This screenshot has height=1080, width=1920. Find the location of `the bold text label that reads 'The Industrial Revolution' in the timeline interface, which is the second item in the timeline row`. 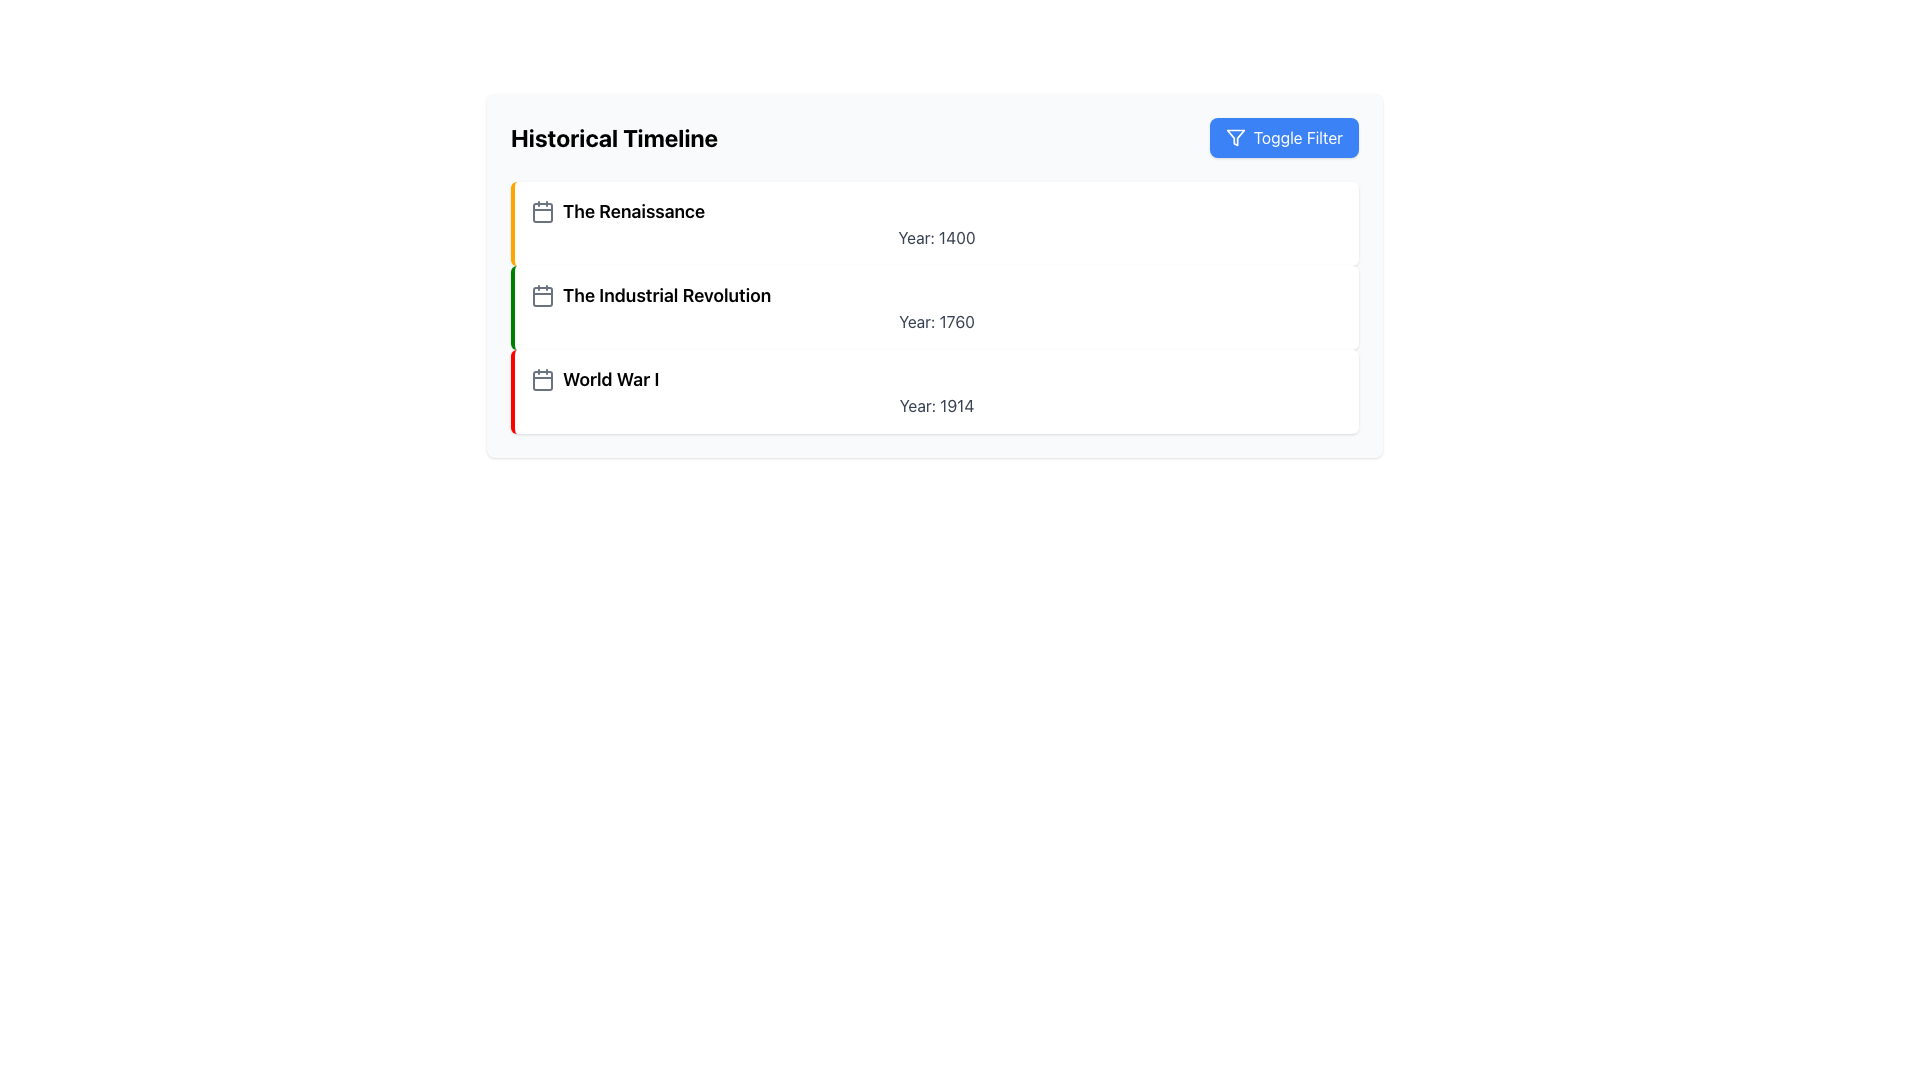

the bold text label that reads 'The Industrial Revolution' in the timeline interface, which is the second item in the timeline row is located at coordinates (667, 296).